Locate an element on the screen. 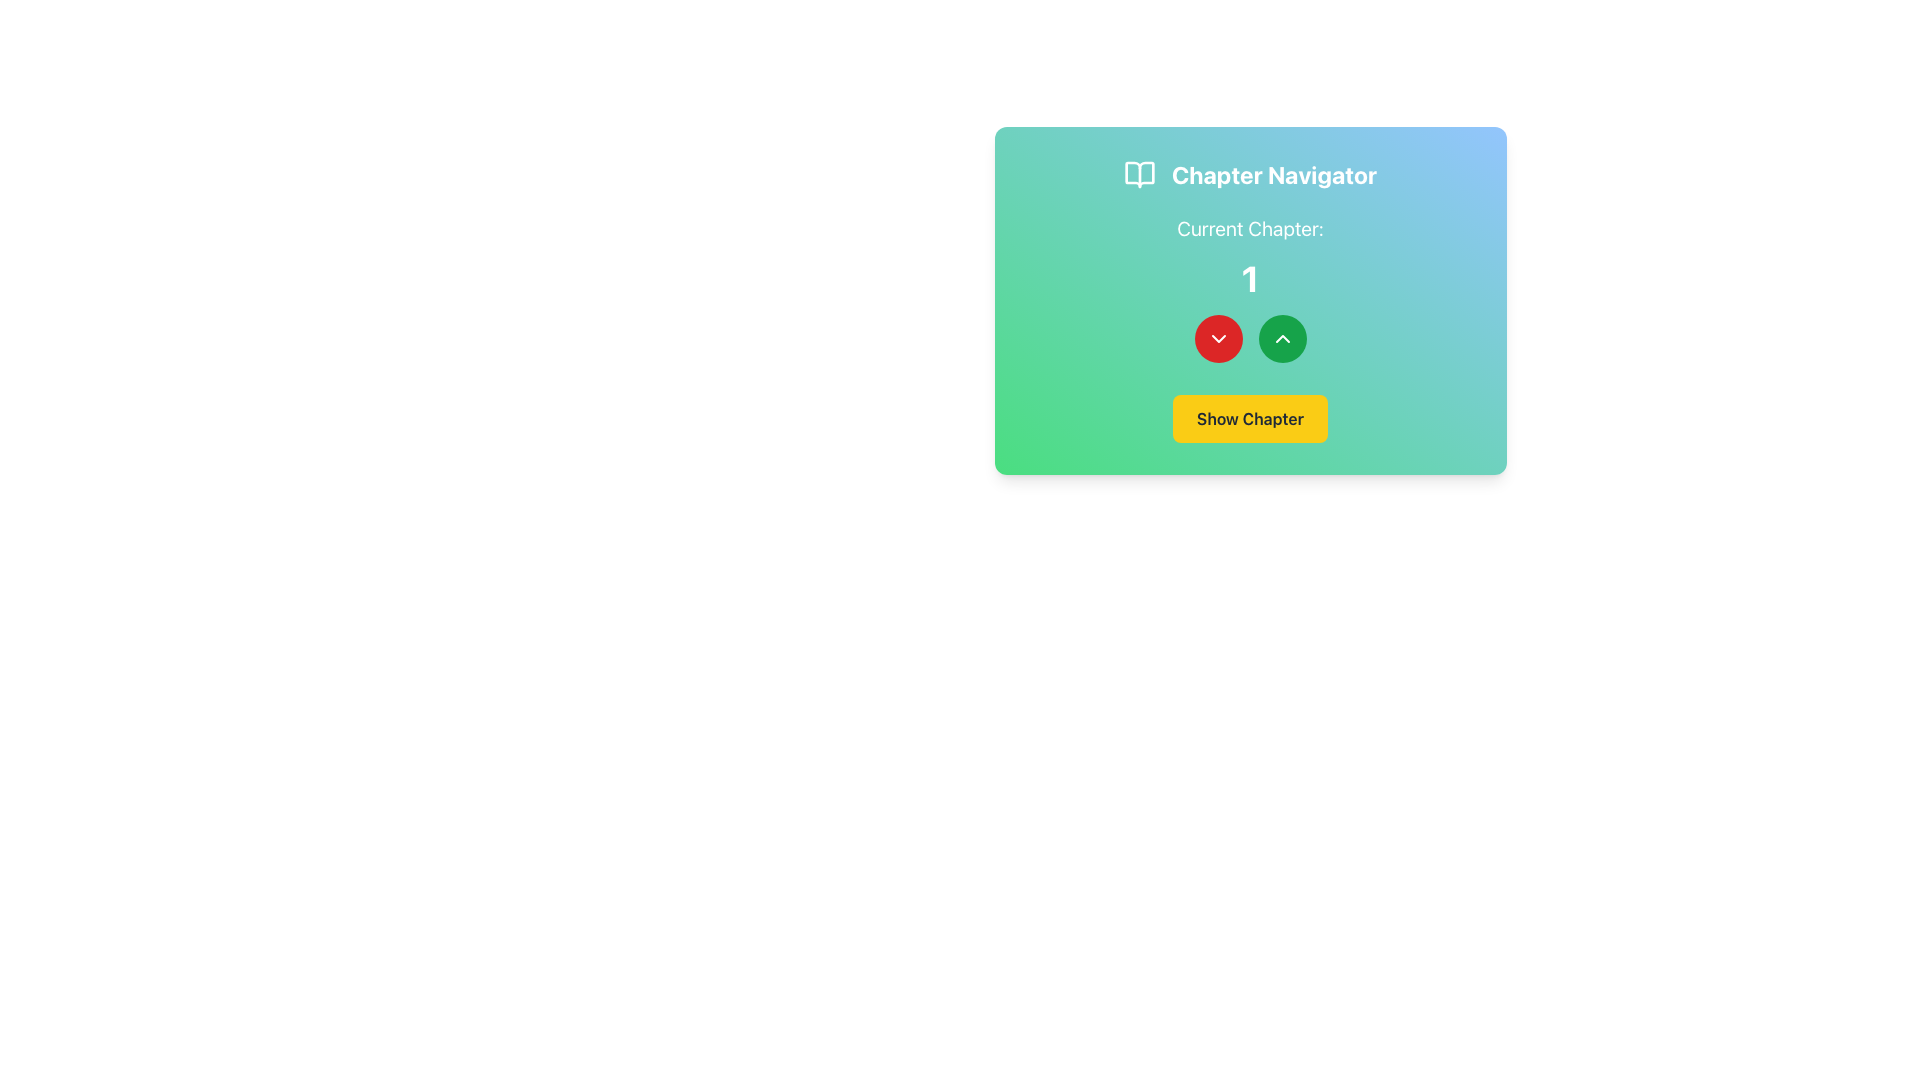 The width and height of the screenshot is (1920, 1080). the leftmost circular button with a red background and a chevron-down icon, located beneath the text 'Current Chapter:' is located at coordinates (1217, 338).